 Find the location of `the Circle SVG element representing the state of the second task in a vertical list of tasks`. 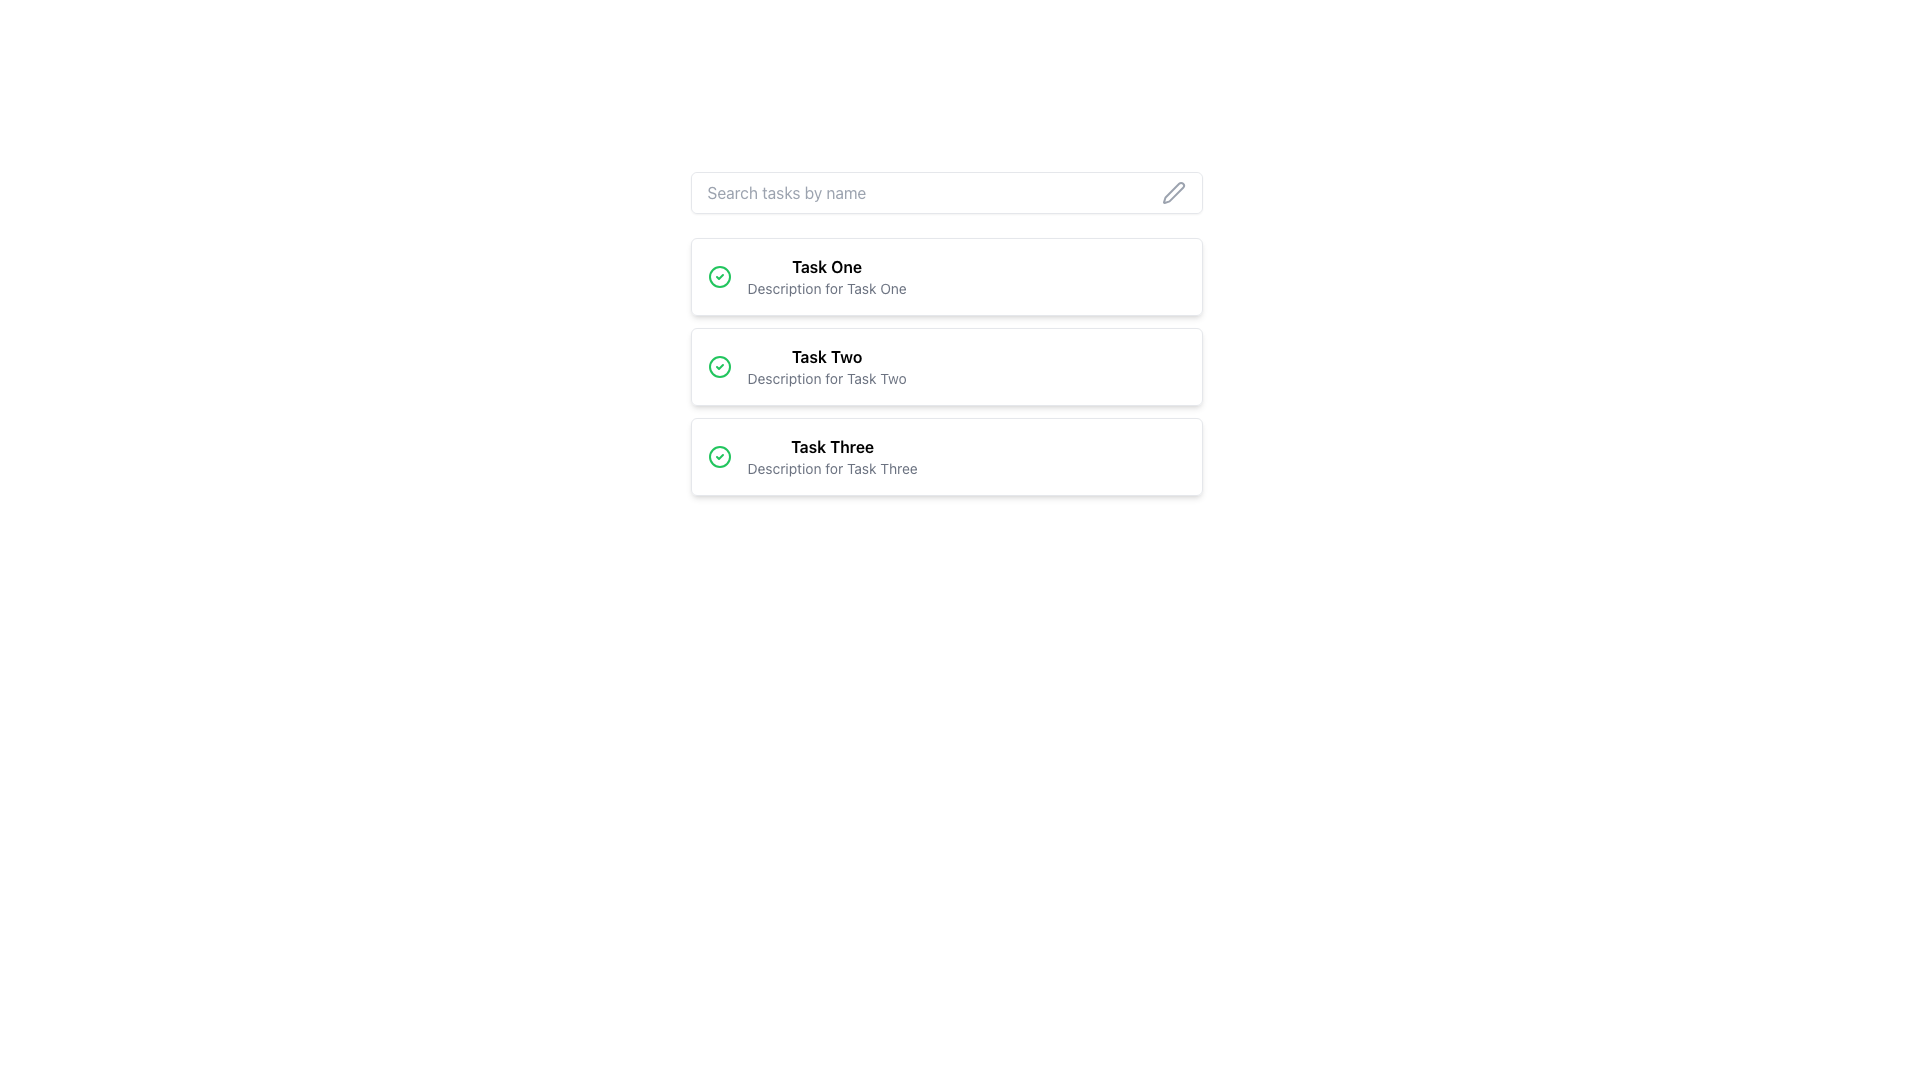

the Circle SVG element representing the state of the second task in a vertical list of tasks is located at coordinates (719, 366).